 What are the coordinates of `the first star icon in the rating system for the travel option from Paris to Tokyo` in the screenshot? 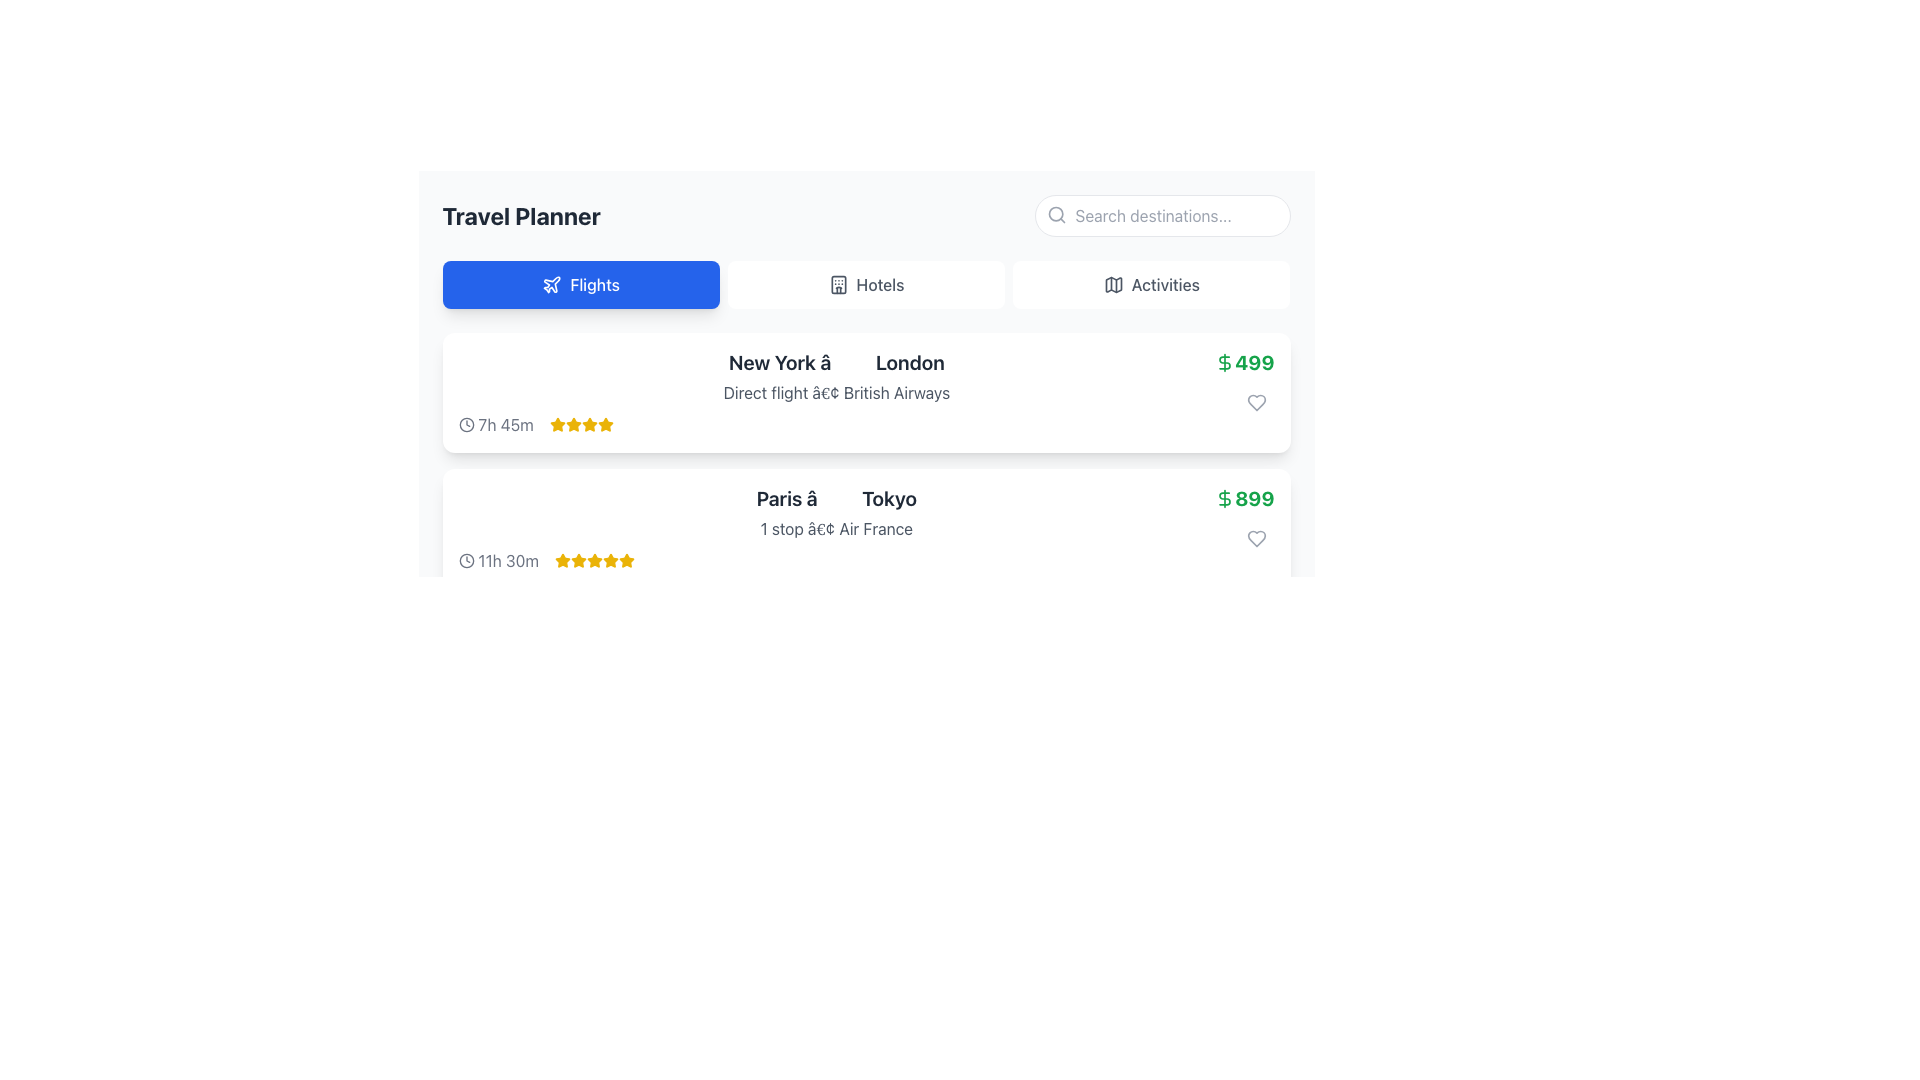 It's located at (578, 560).